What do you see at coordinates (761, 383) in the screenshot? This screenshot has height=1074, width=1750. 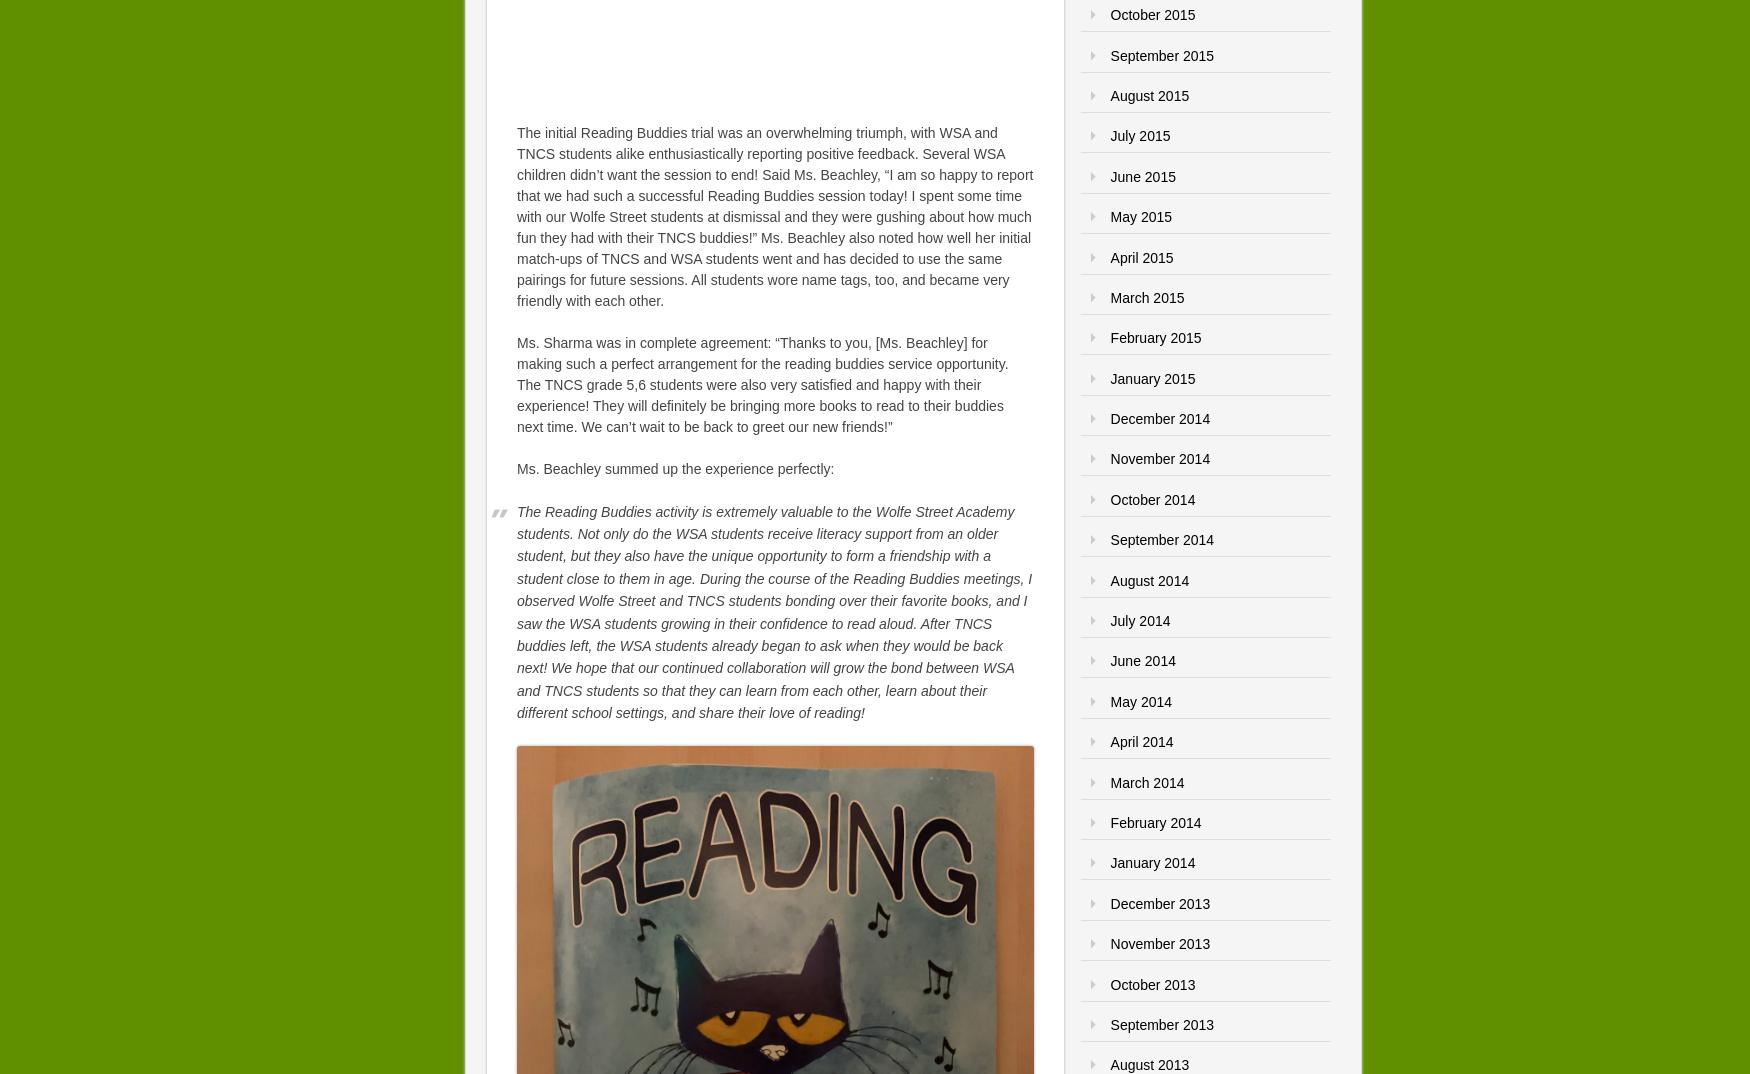 I see `'Ms. Sharma was in complete agreement: “Thanks to you, [Ms. Beachley] for making such a perfect arrangement for the reading buddies service opportunity. The TNCS grade 5,6 students were also very satisfied and happy with their experience! They will definitely be bringing more books to read to their buddies next time. We can’t wait to be back to greet our new friends!”'` at bounding box center [761, 383].